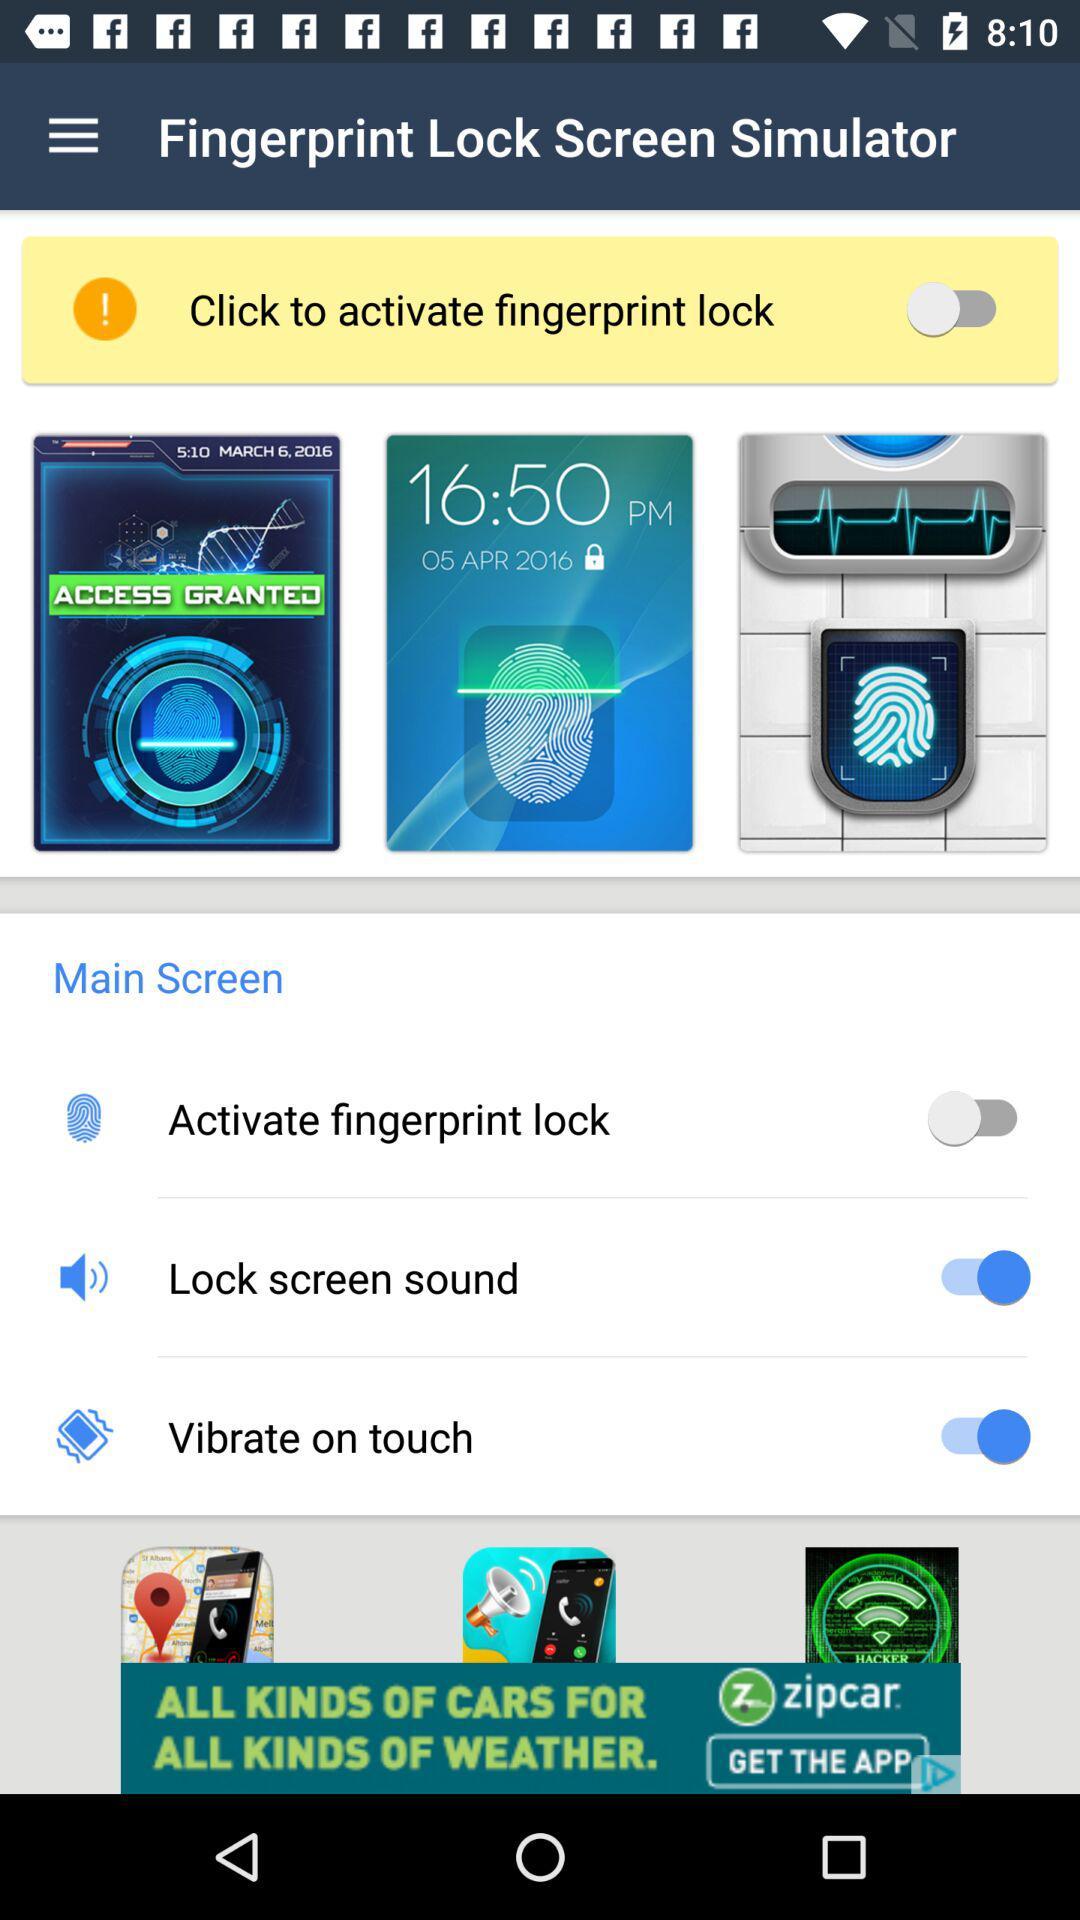 Image resolution: width=1080 pixels, height=1920 pixels. I want to click on pop up advertisement, so click(540, 1727).